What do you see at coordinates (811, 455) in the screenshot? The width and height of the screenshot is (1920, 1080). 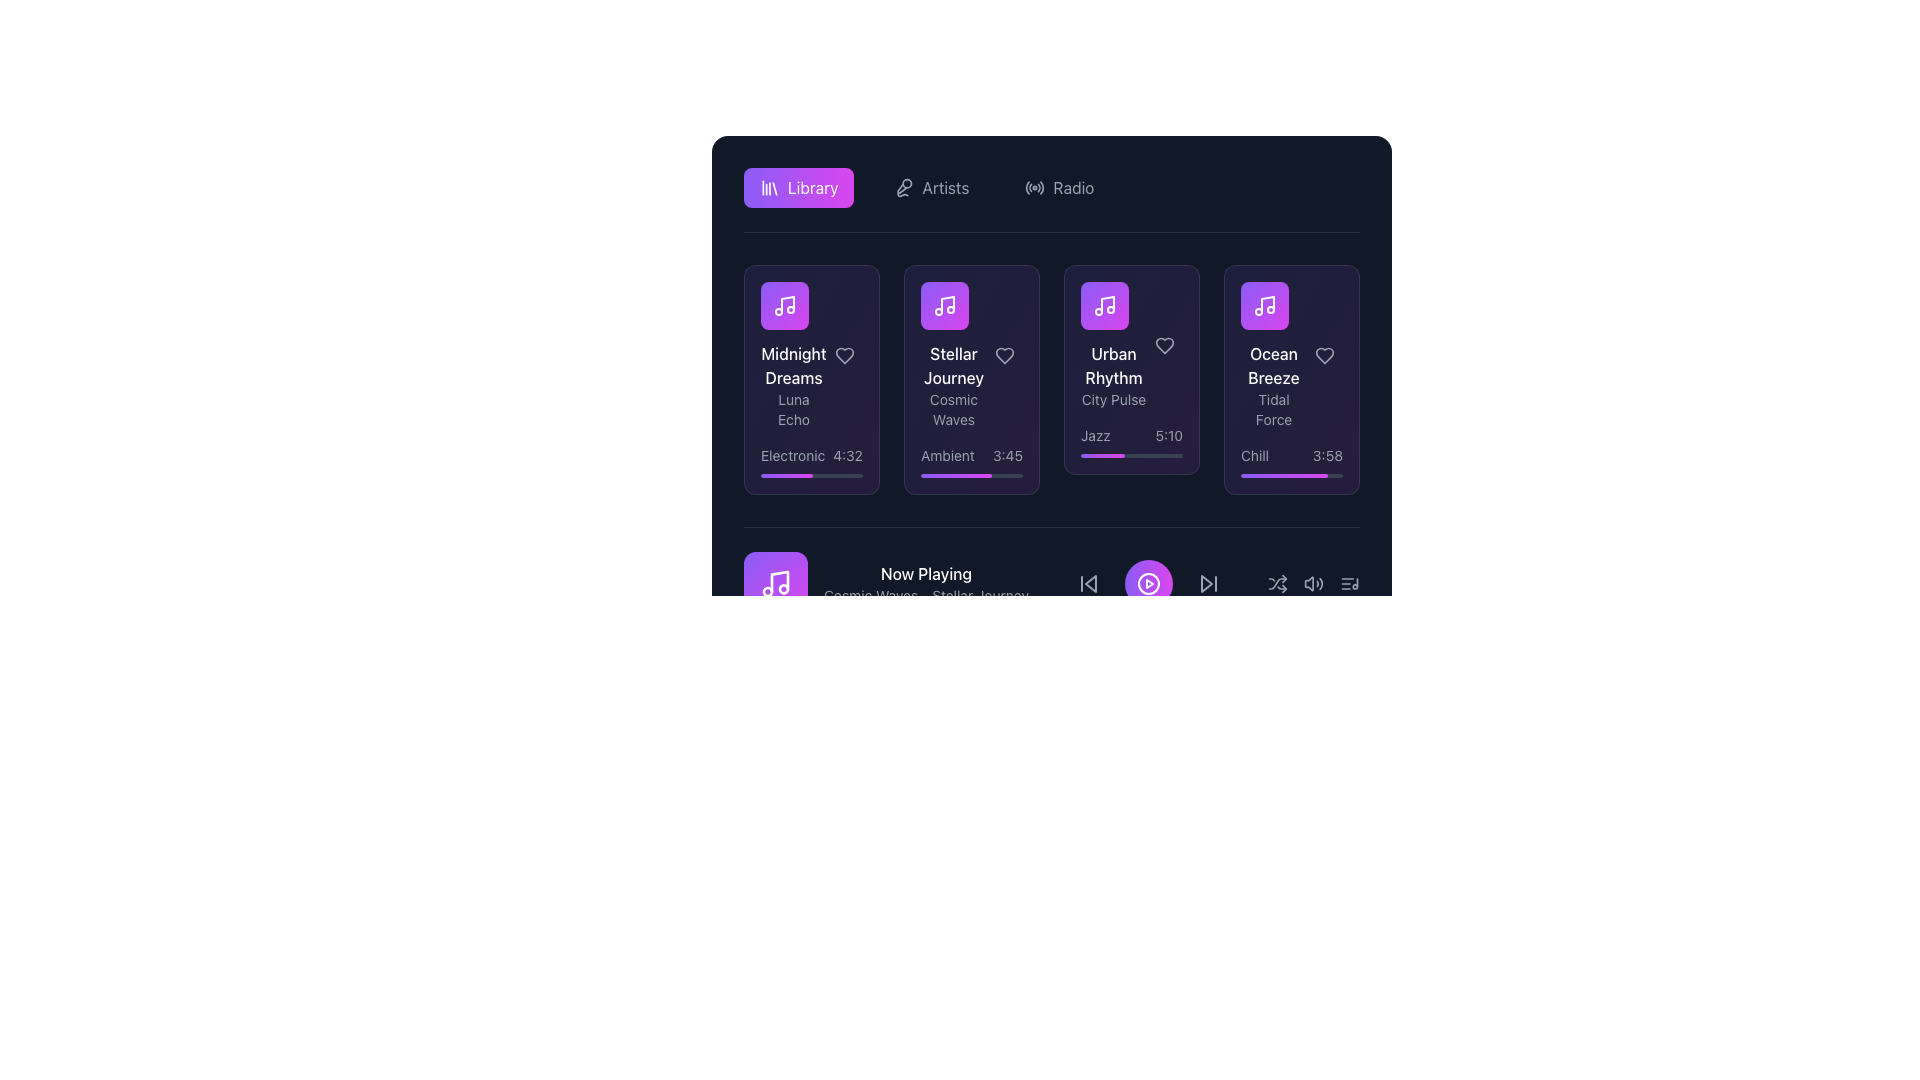 I see `the text field element displaying 'Electronic' and '4:32'` at bounding box center [811, 455].